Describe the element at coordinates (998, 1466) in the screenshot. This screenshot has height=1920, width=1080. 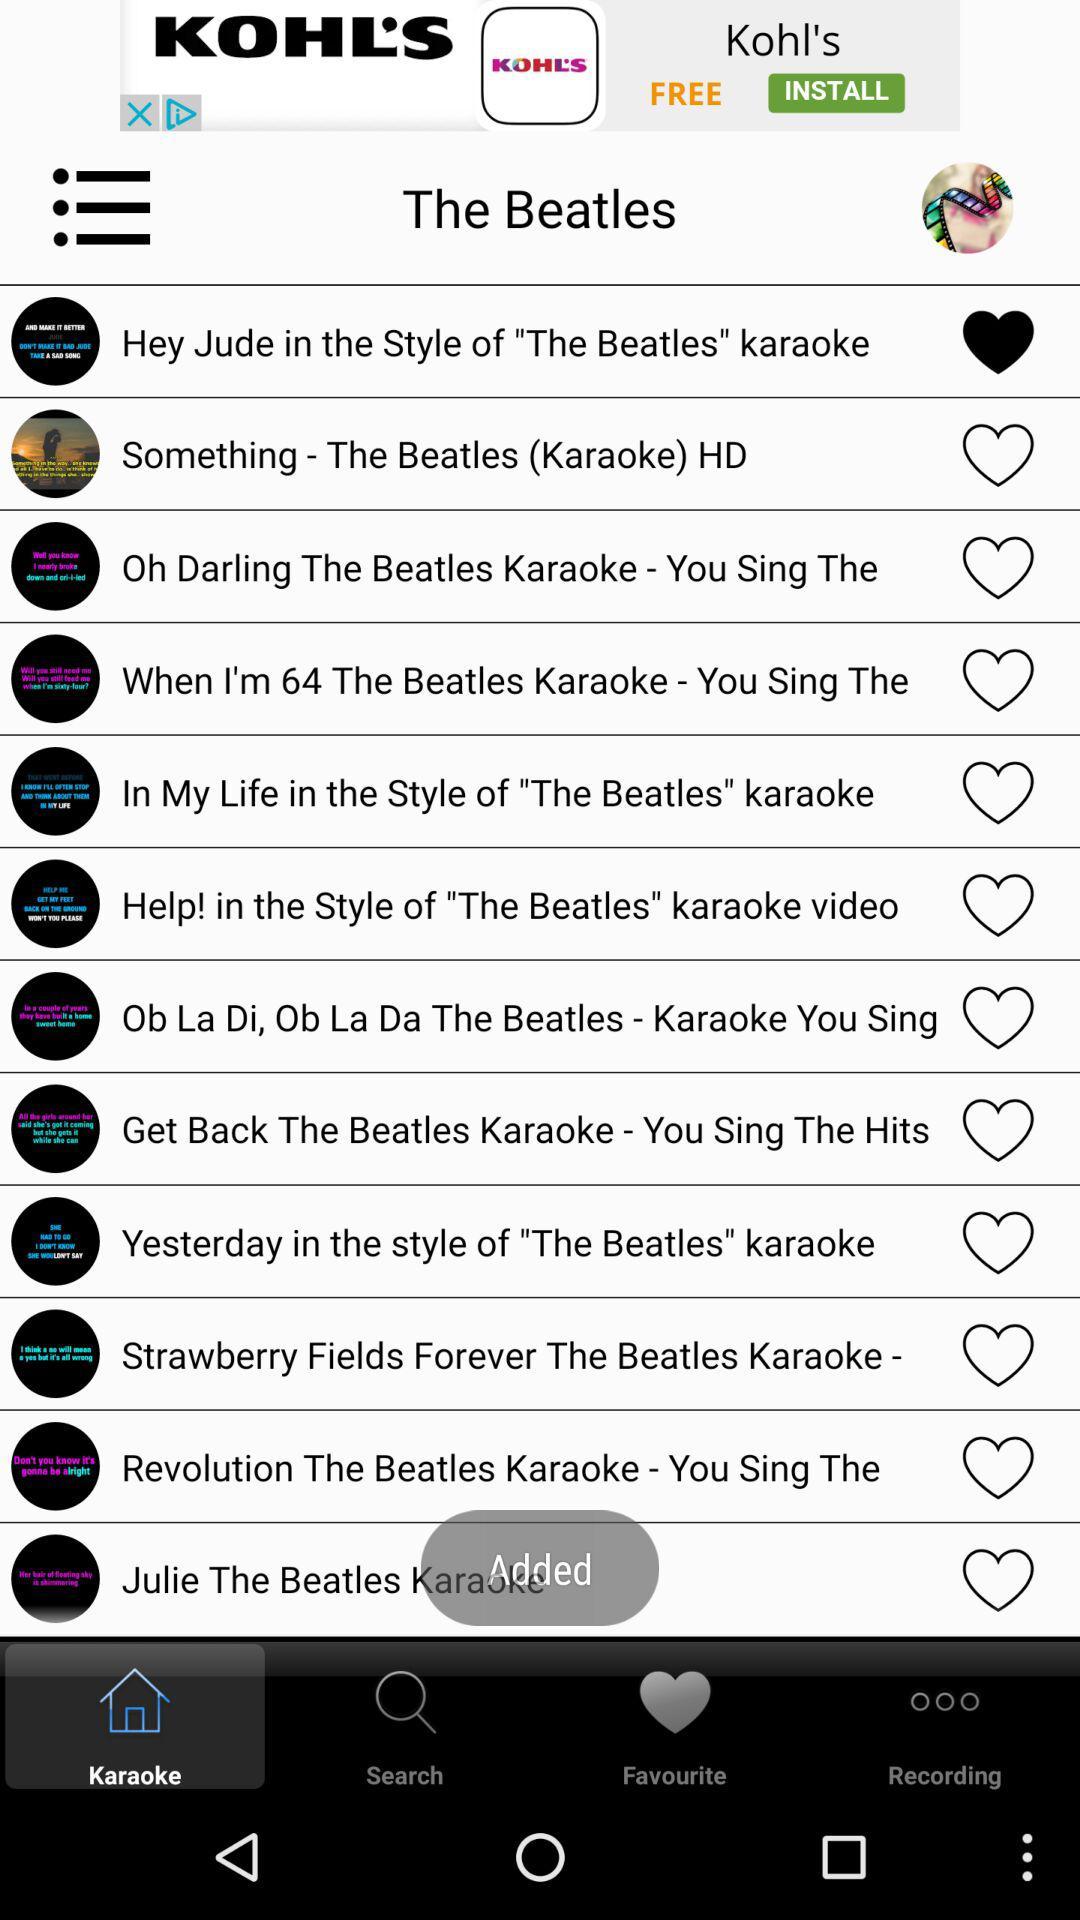
I see `to favorite` at that location.